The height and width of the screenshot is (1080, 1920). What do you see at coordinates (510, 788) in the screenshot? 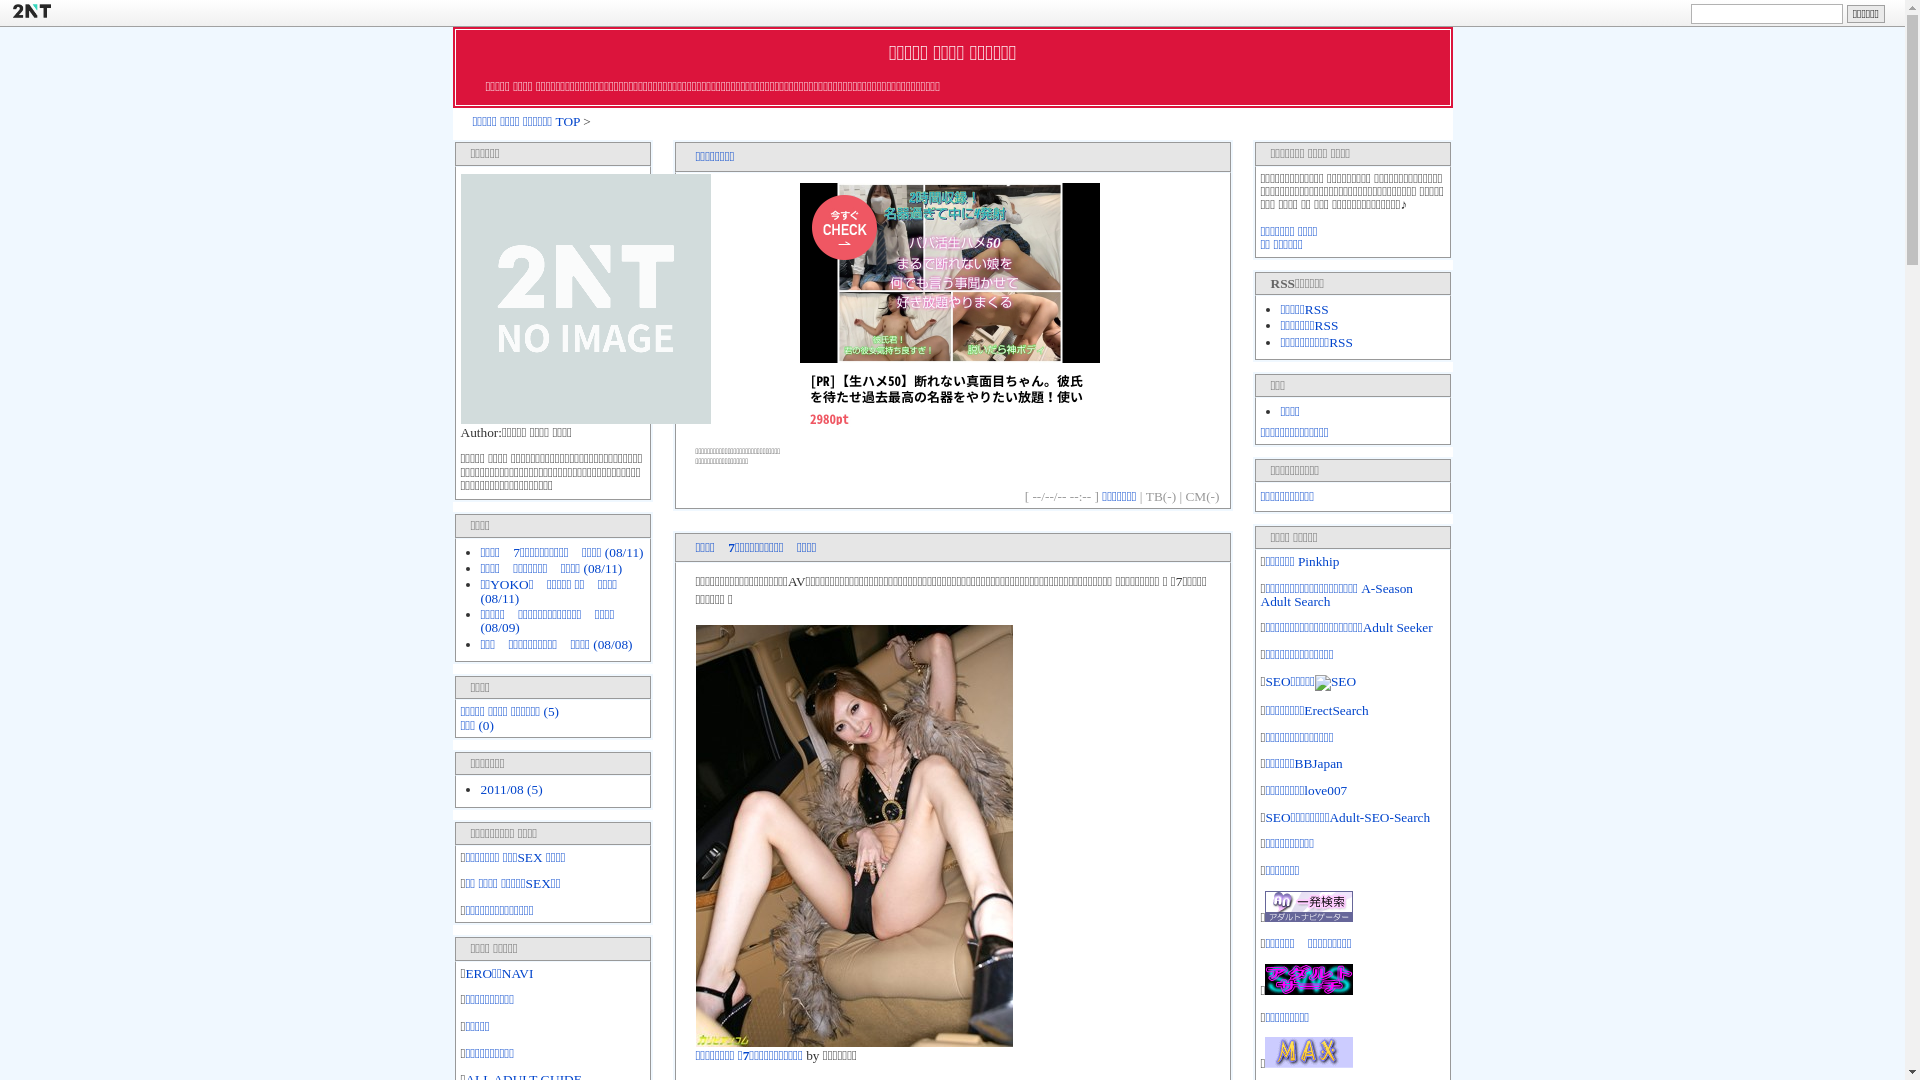
I see `'2011/08 (5)'` at bounding box center [510, 788].